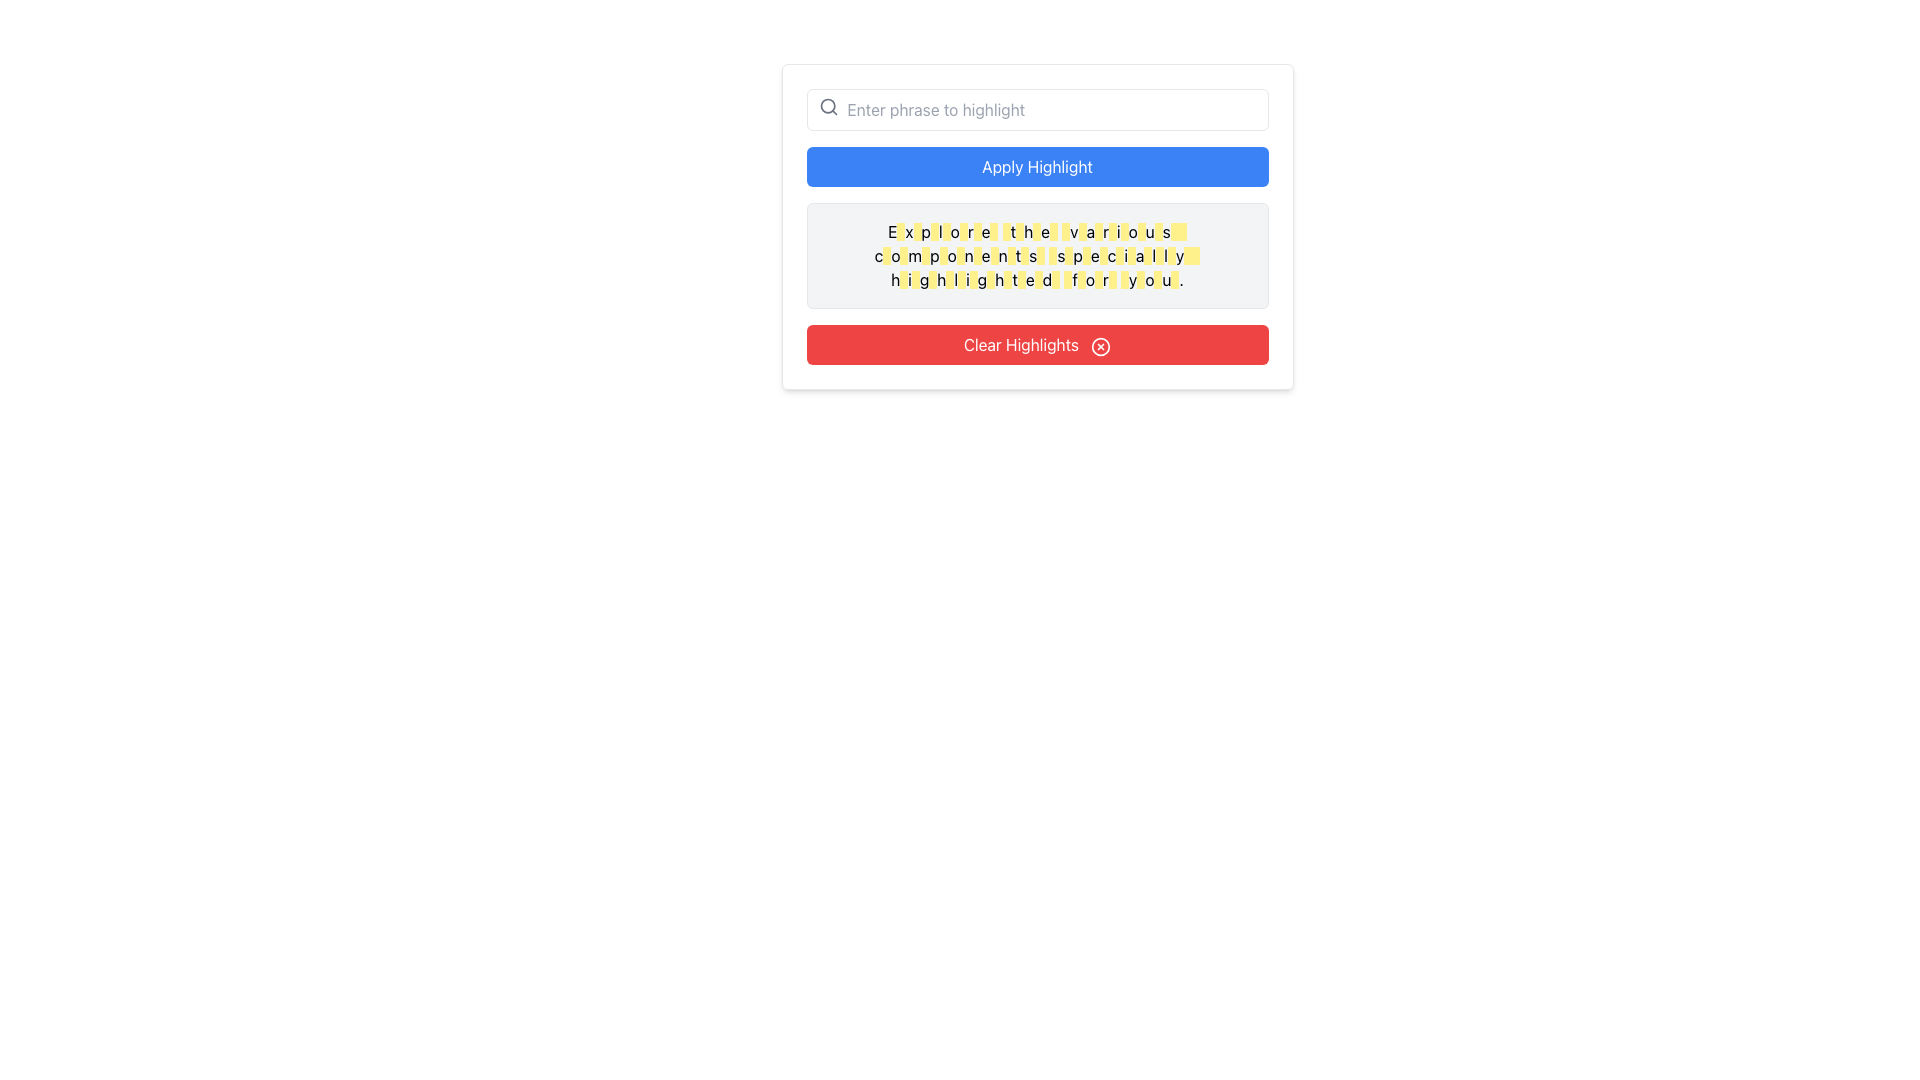 Image resolution: width=1920 pixels, height=1080 pixels. What do you see at coordinates (1081, 230) in the screenshot?
I see `the thirteenth highlighted segment in the text 'Explore the various components specially highlighted for you.'` at bounding box center [1081, 230].